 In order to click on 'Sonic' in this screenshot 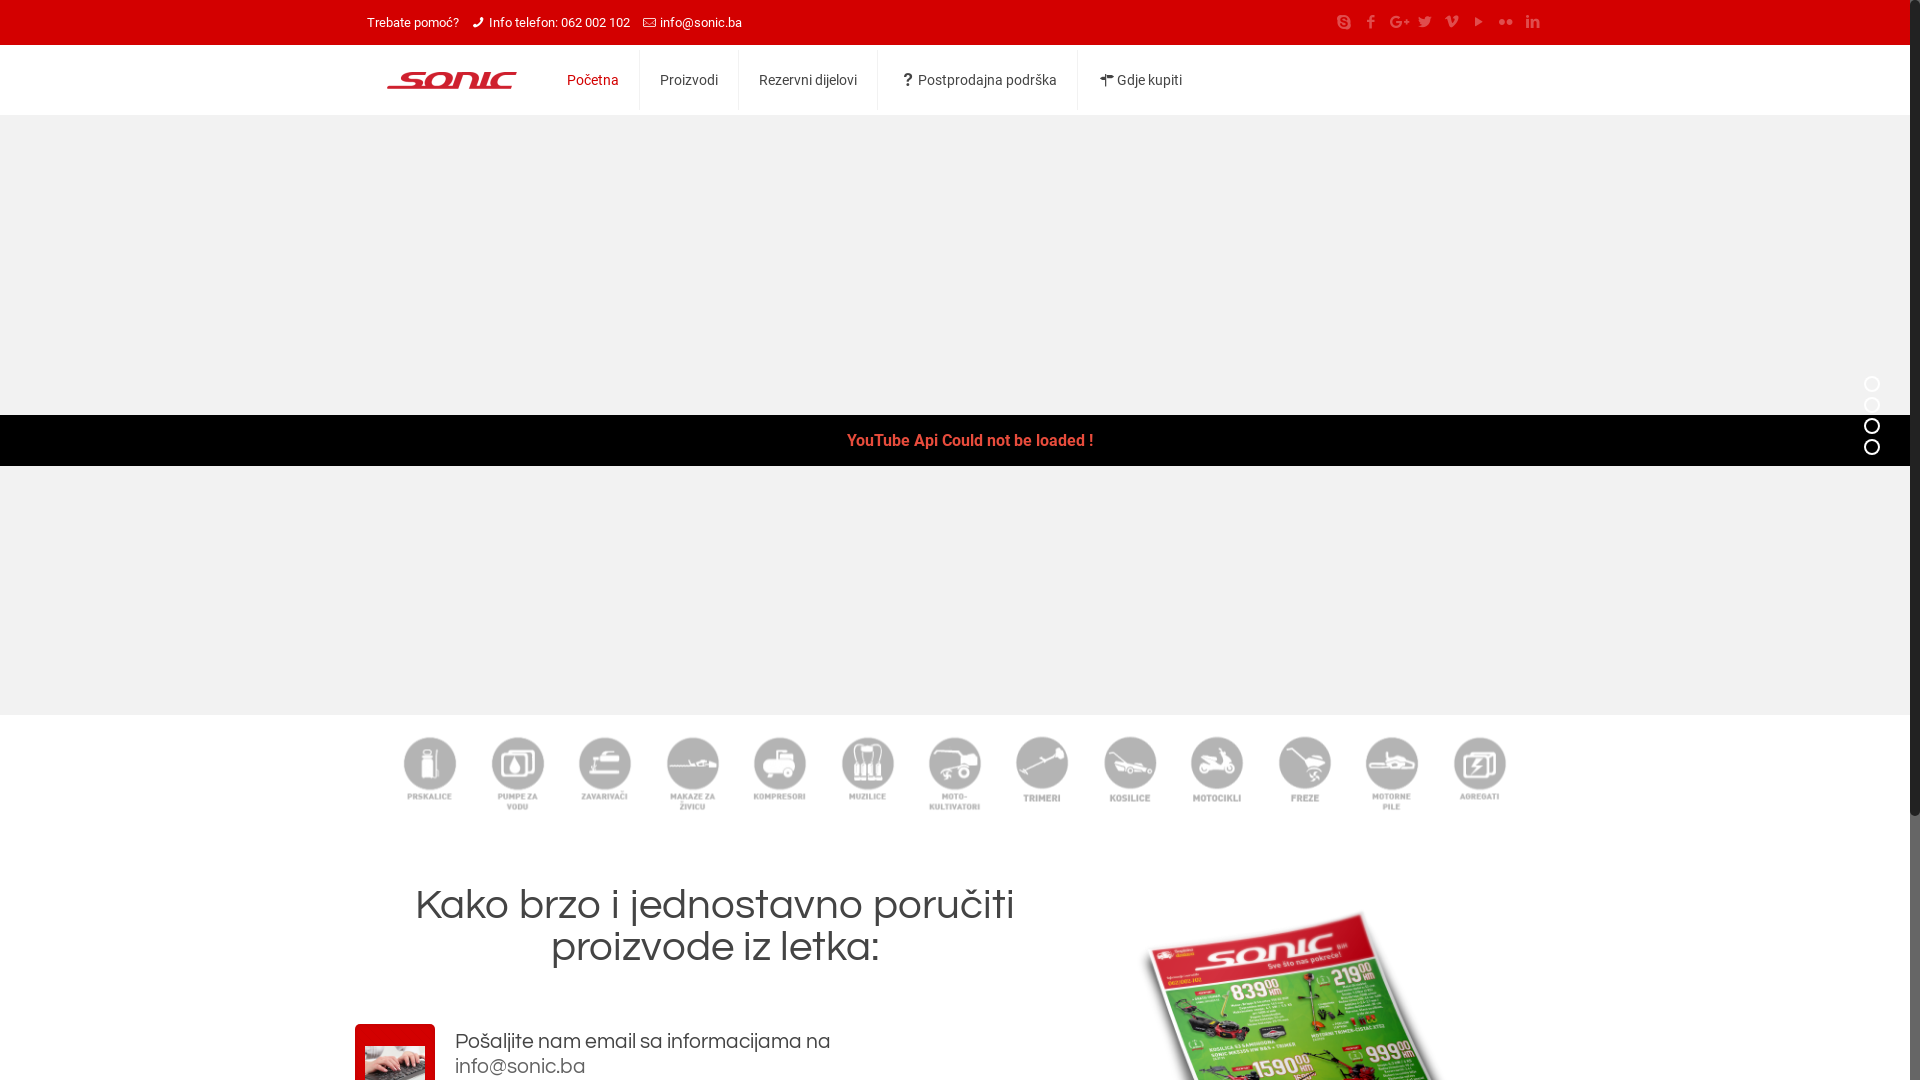, I will do `click(450, 79)`.